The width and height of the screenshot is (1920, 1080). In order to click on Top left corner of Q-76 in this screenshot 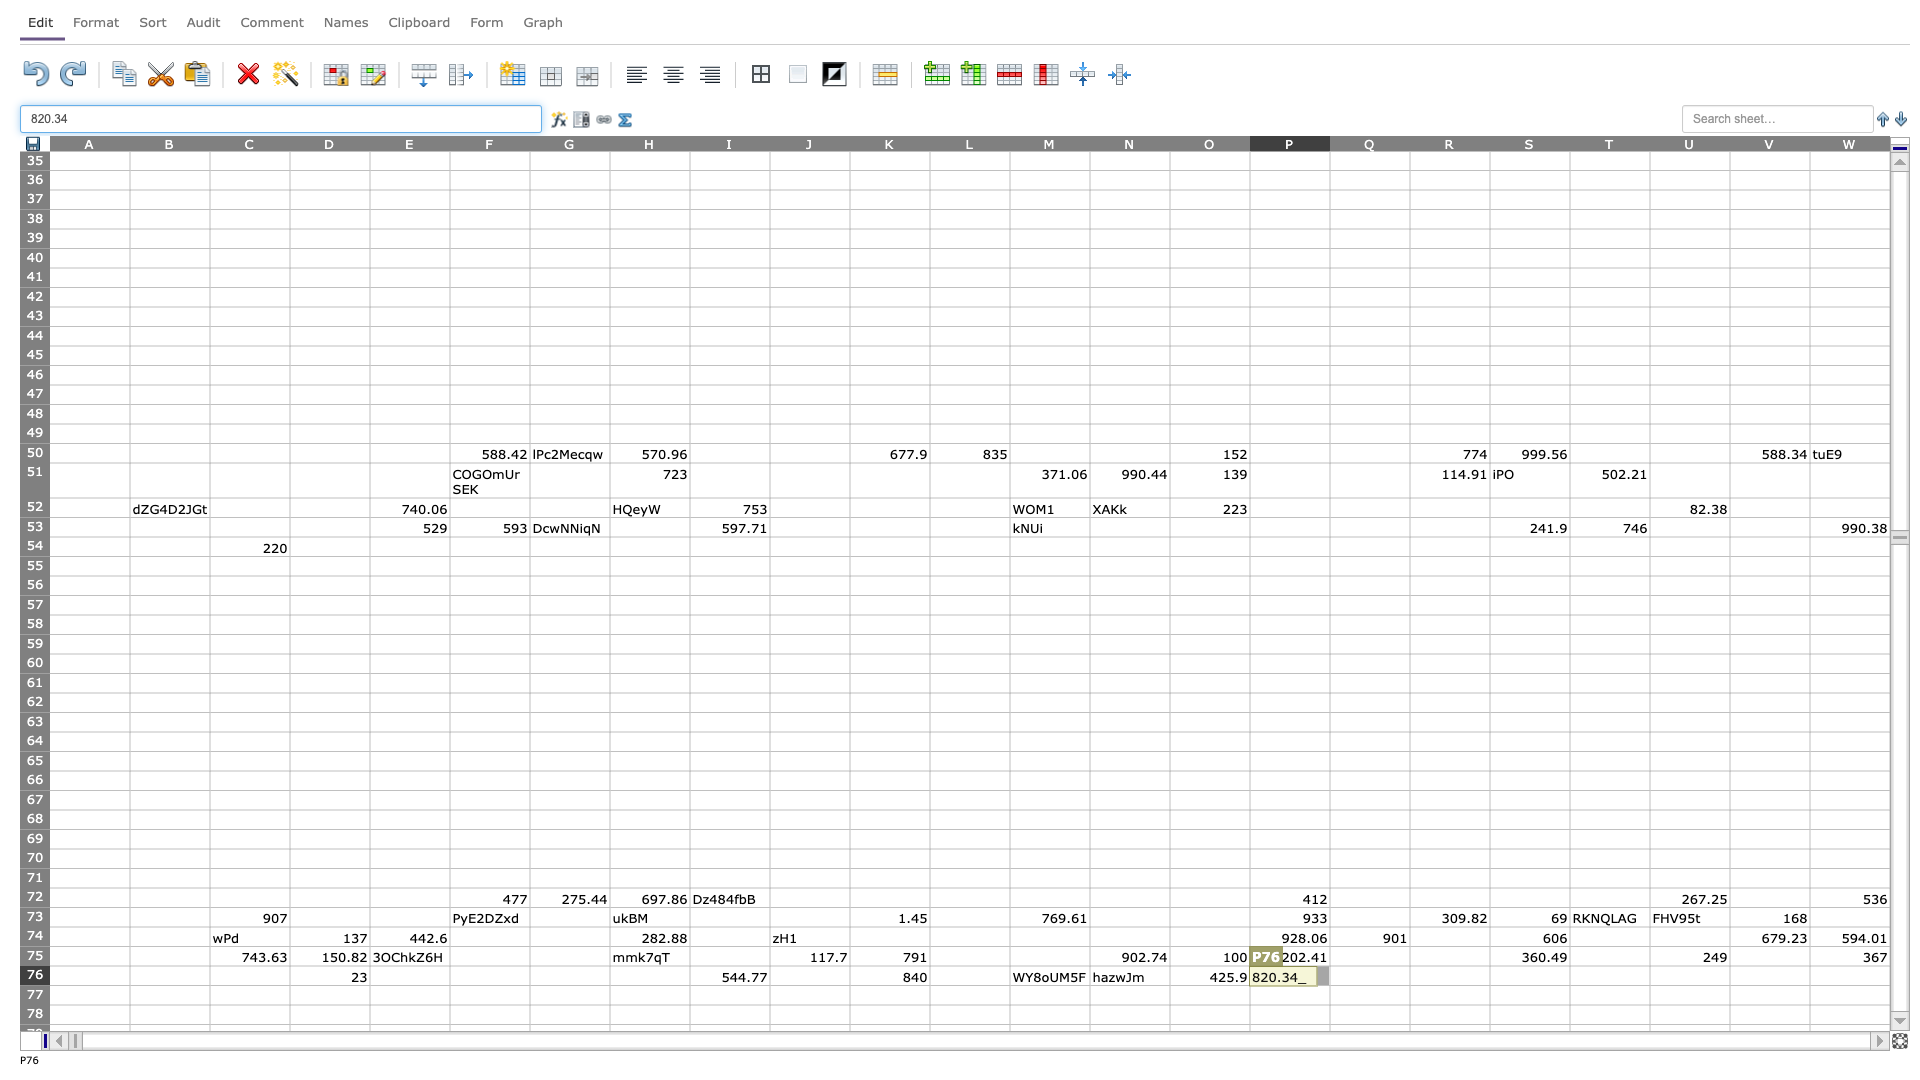, I will do `click(1329, 964)`.